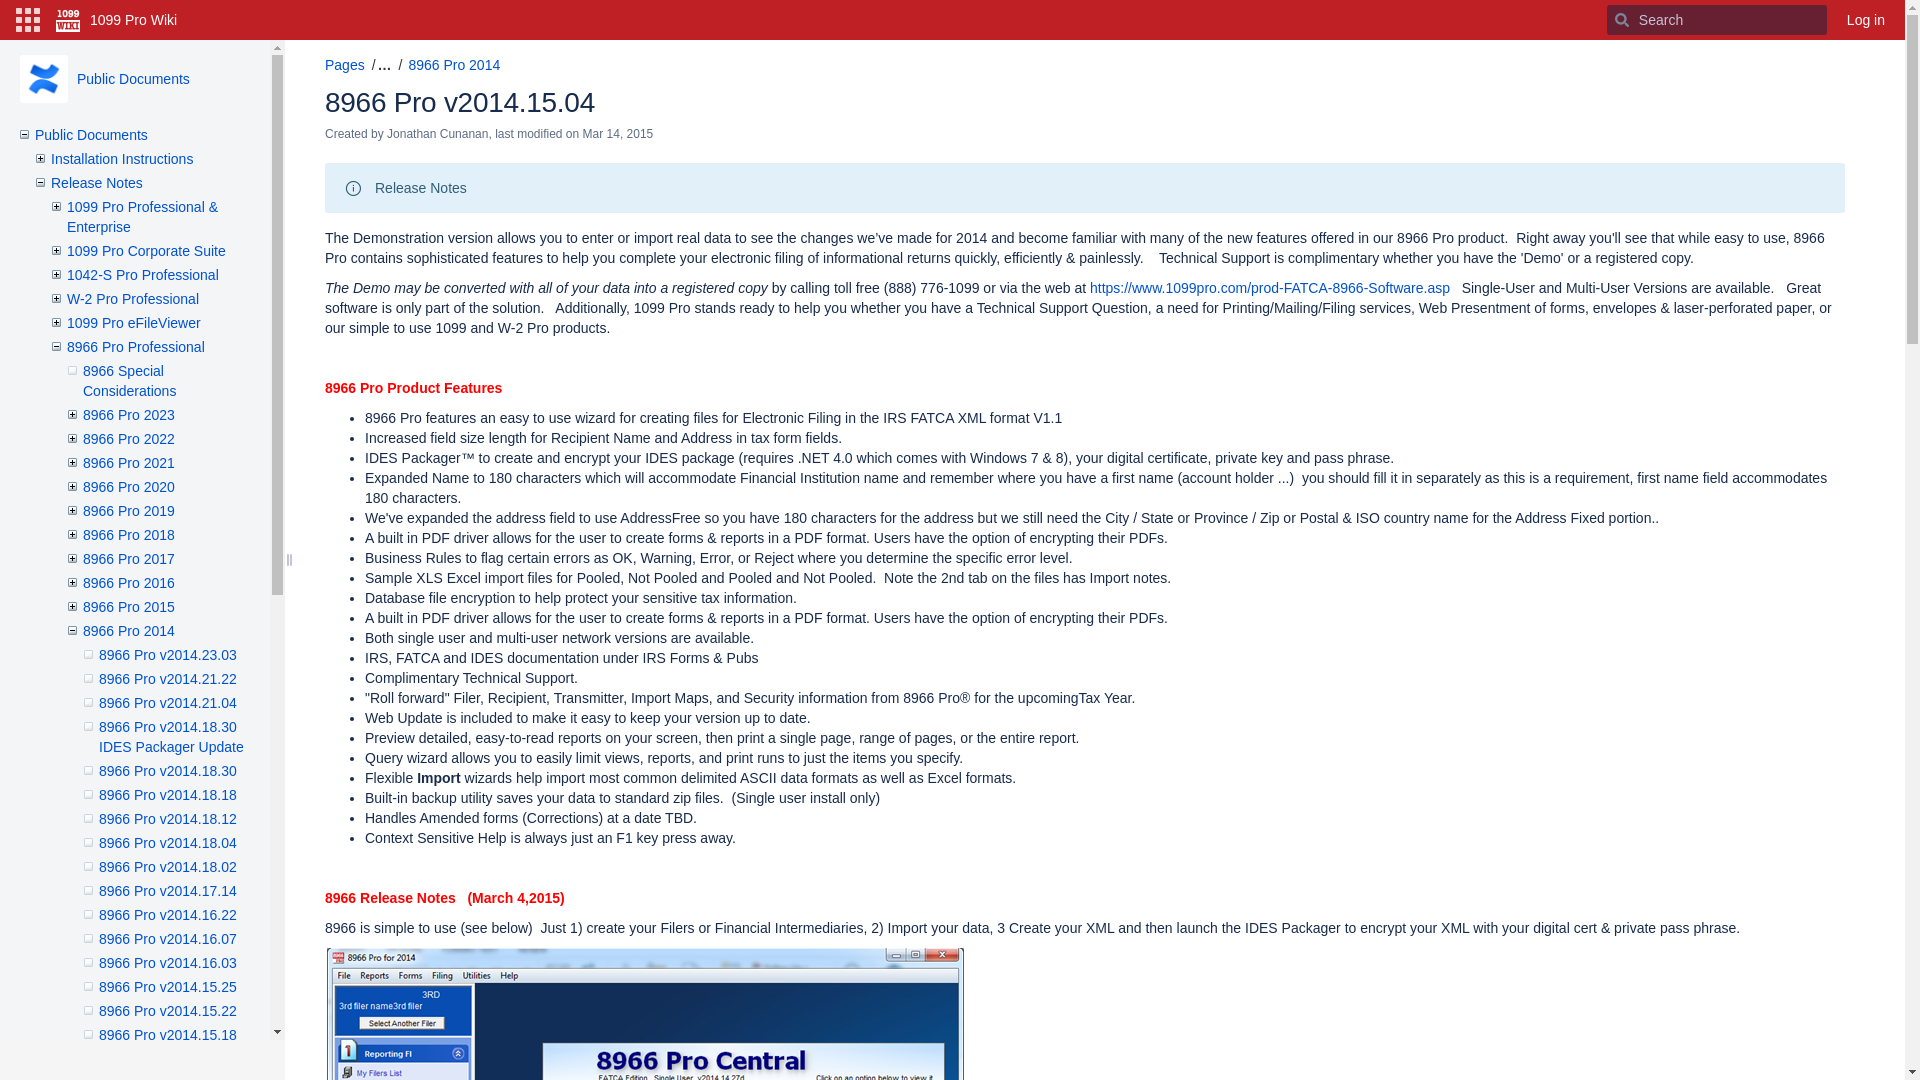 The width and height of the screenshot is (1920, 1080). I want to click on 'Jonathan Cunanan', so click(436, 134).